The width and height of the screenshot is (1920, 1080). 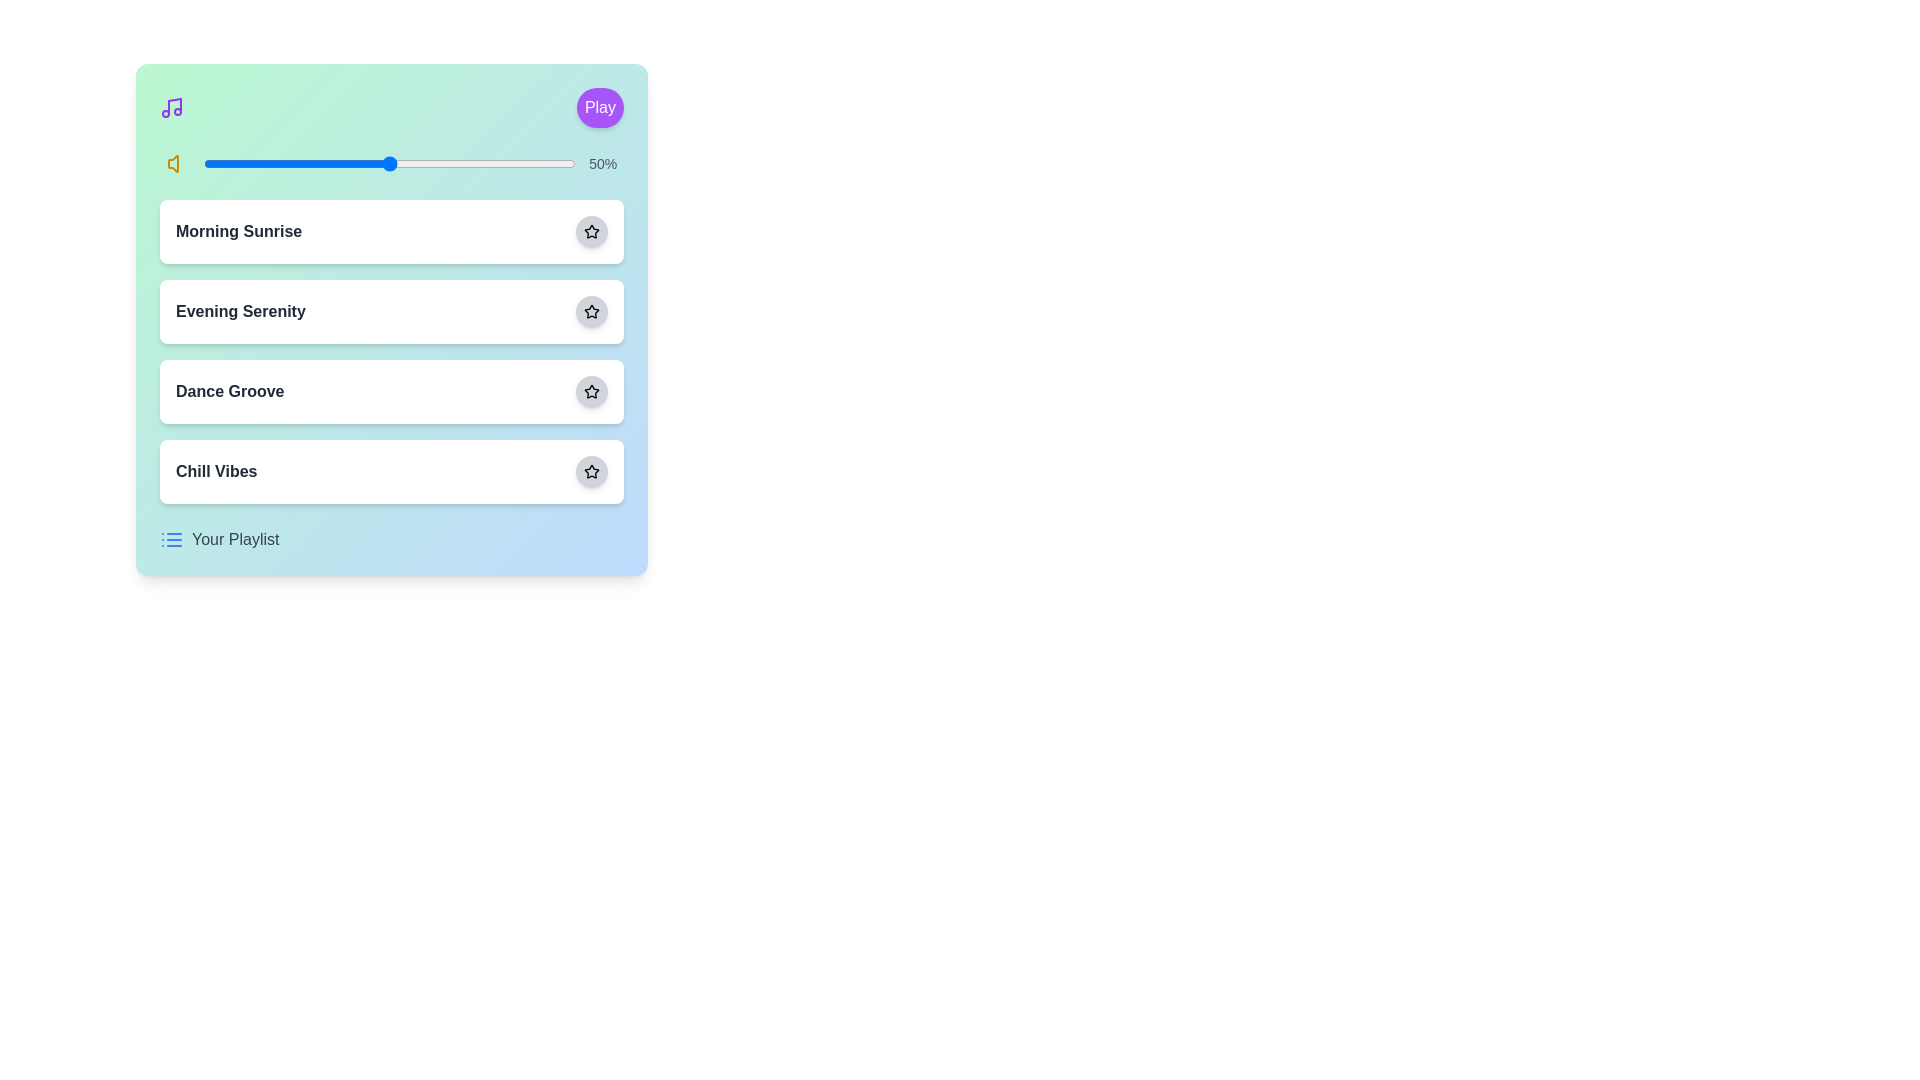 What do you see at coordinates (590, 312) in the screenshot?
I see `the toggle button for marking or favoriting the 'Evening Serenity' item, located to the far right of the second list item` at bounding box center [590, 312].